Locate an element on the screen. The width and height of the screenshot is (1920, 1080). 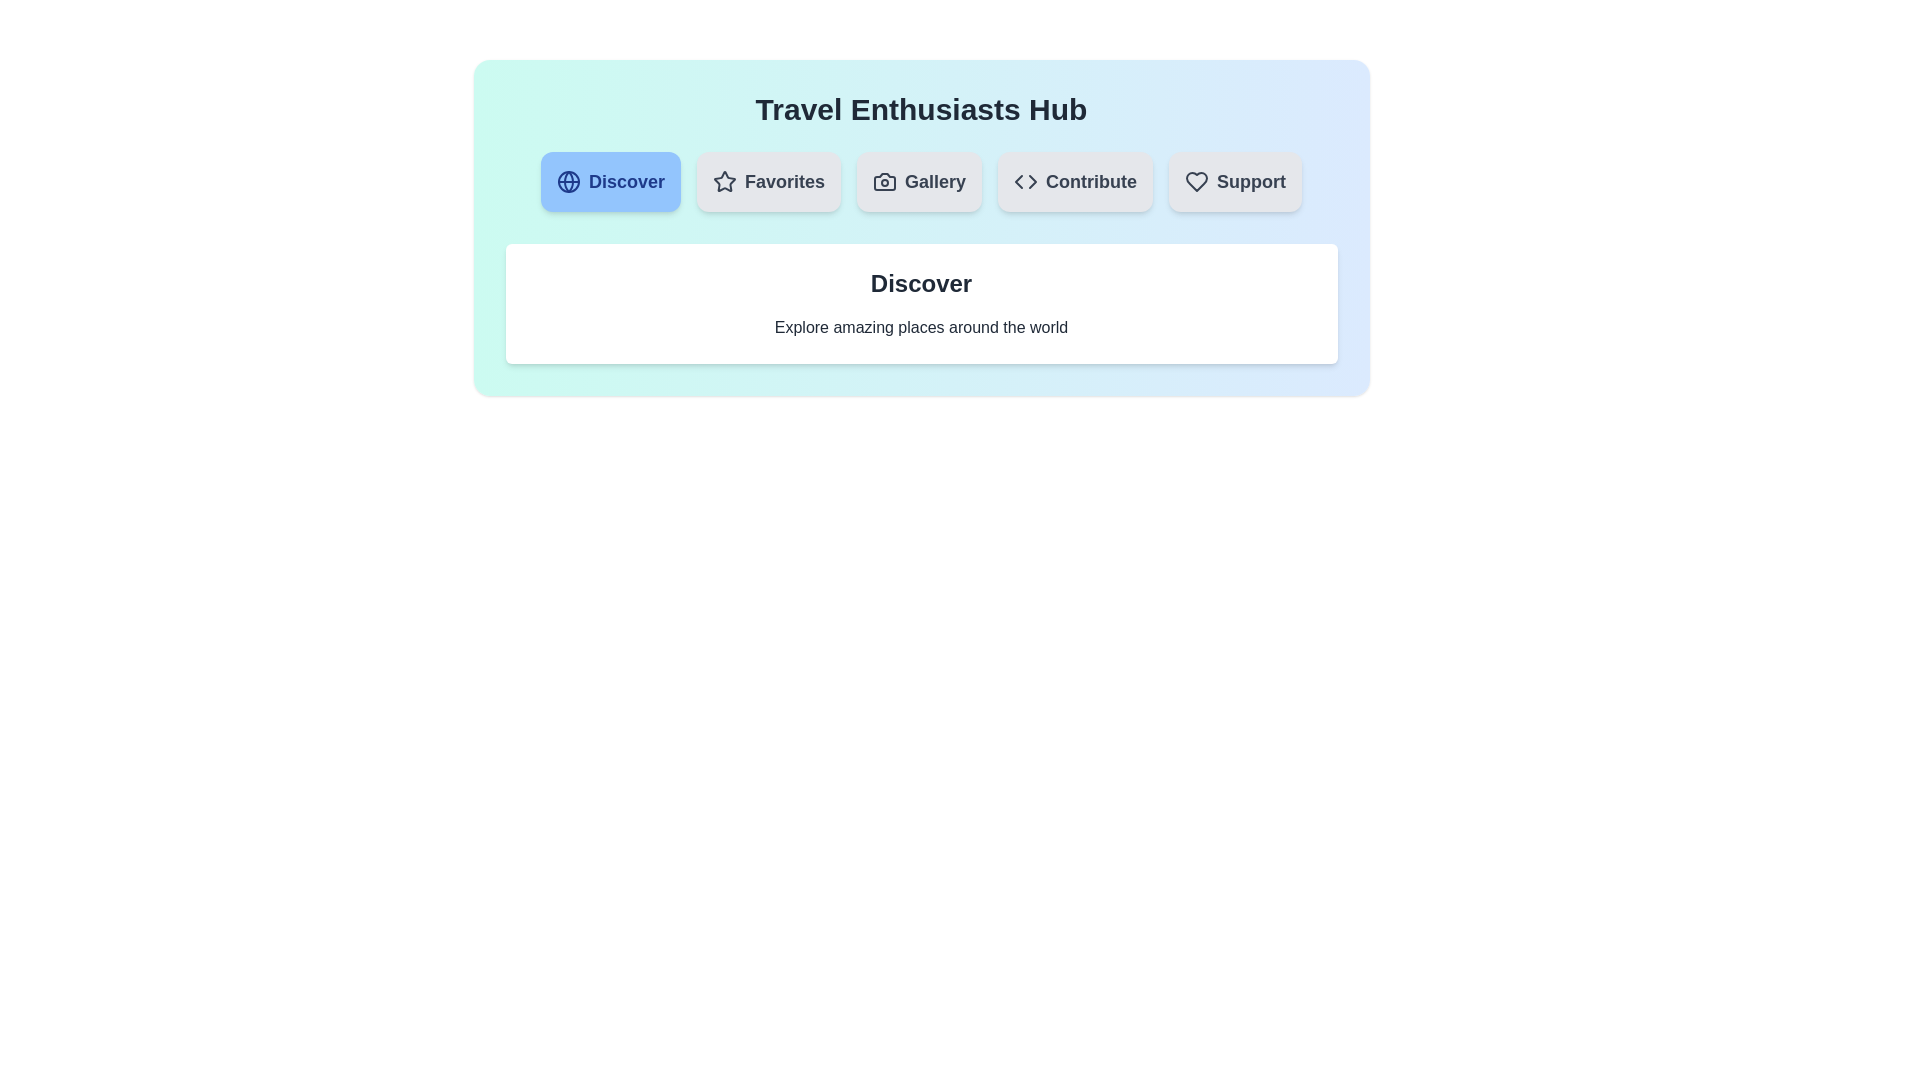
the navigation bar located just under the title header 'Travel Enthusiasts Hub' is located at coordinates (920, 181).